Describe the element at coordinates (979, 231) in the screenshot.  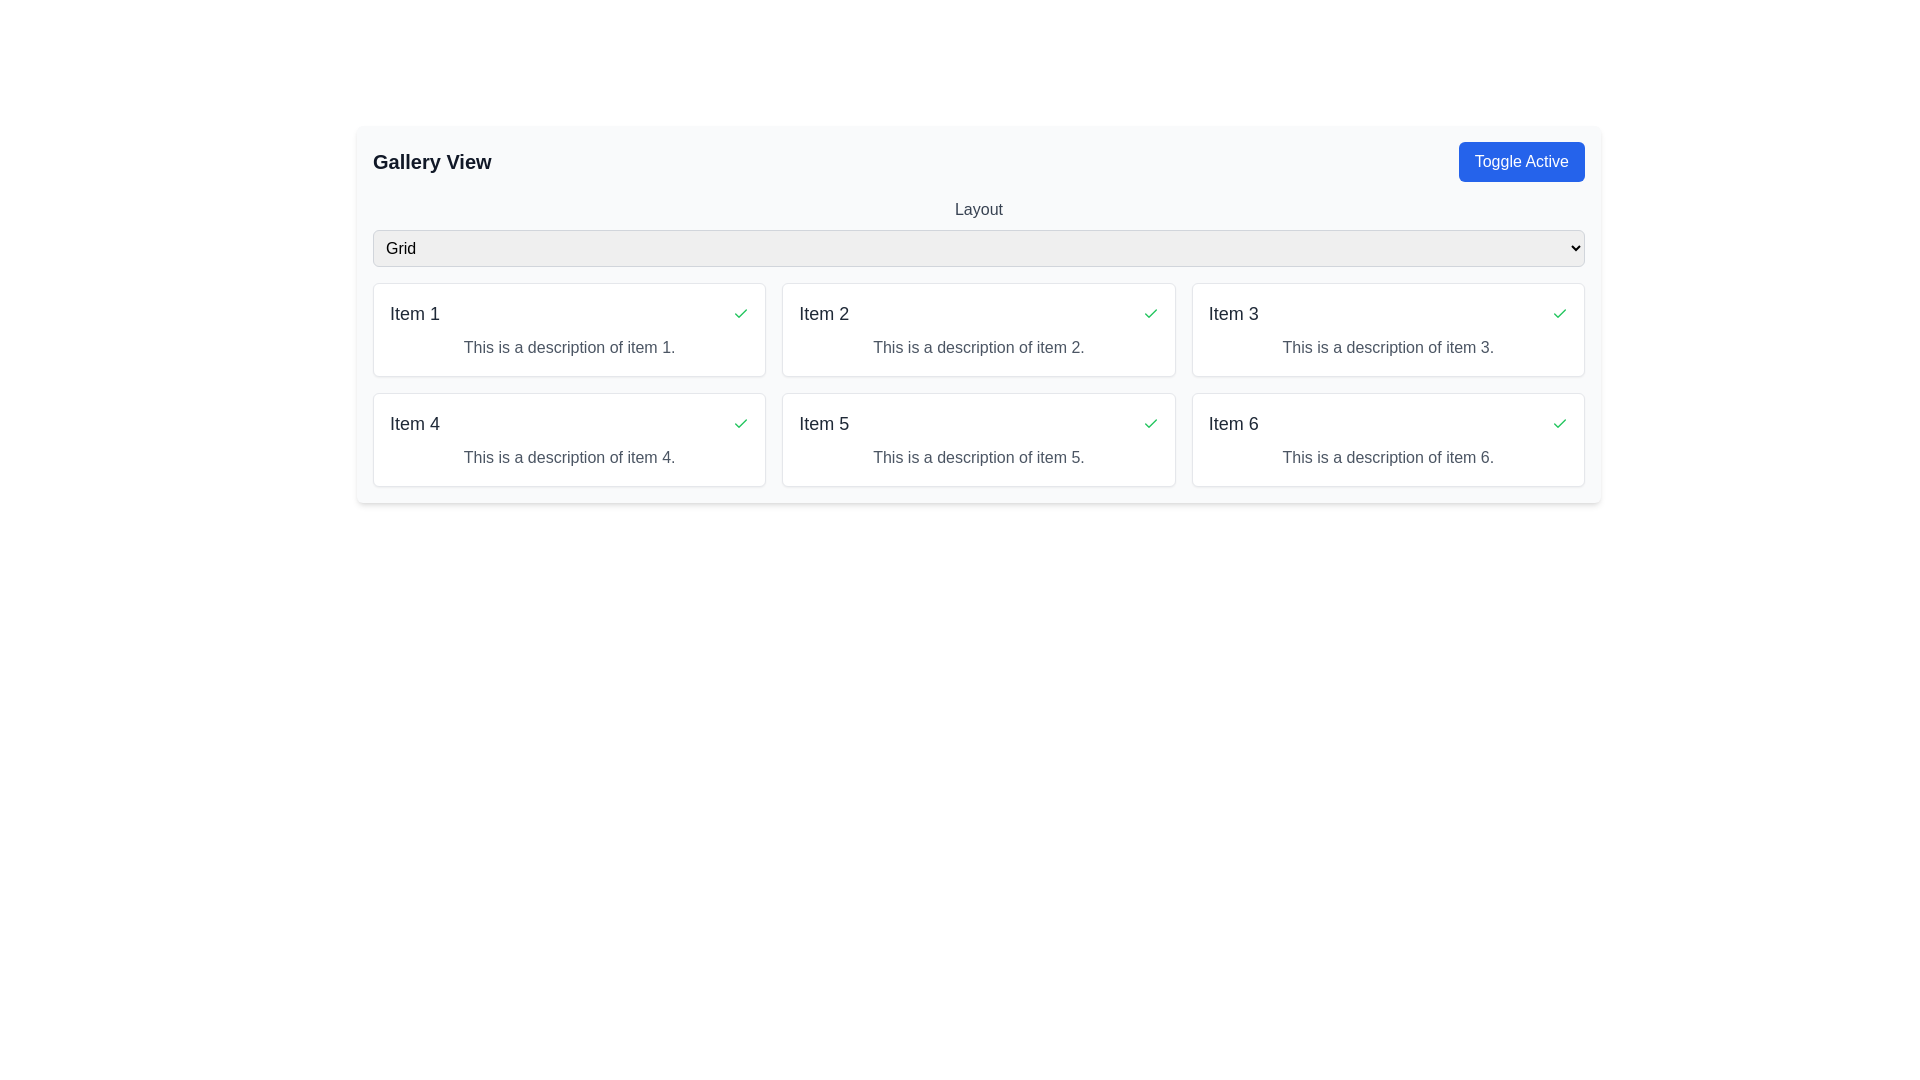
I see `the dropdown menu that allows users to select a layout option for displaying items in the grid view, located centrally above the grid layout and following the 'Gallery View' title` at that location.